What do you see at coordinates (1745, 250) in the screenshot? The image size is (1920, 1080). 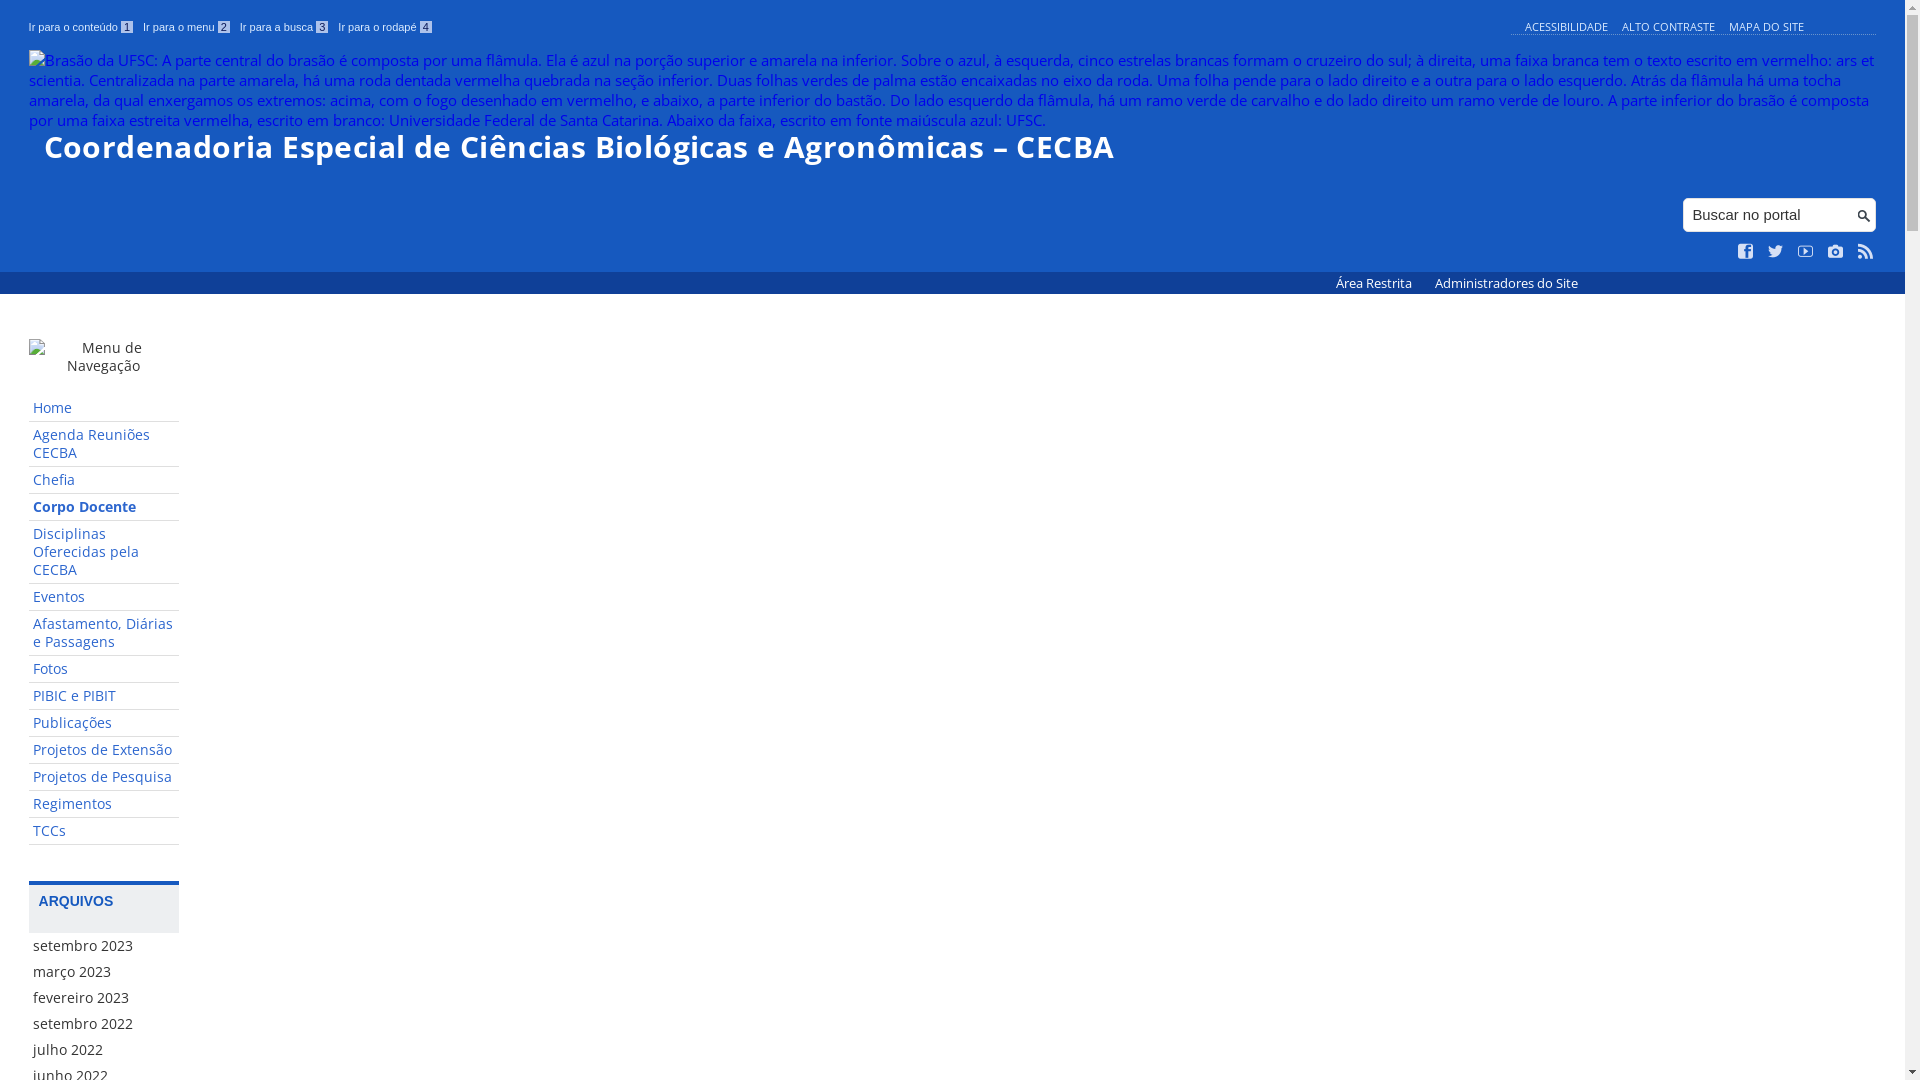 I see `'Curta no Facebook'` at bounding box center [1745, 250].